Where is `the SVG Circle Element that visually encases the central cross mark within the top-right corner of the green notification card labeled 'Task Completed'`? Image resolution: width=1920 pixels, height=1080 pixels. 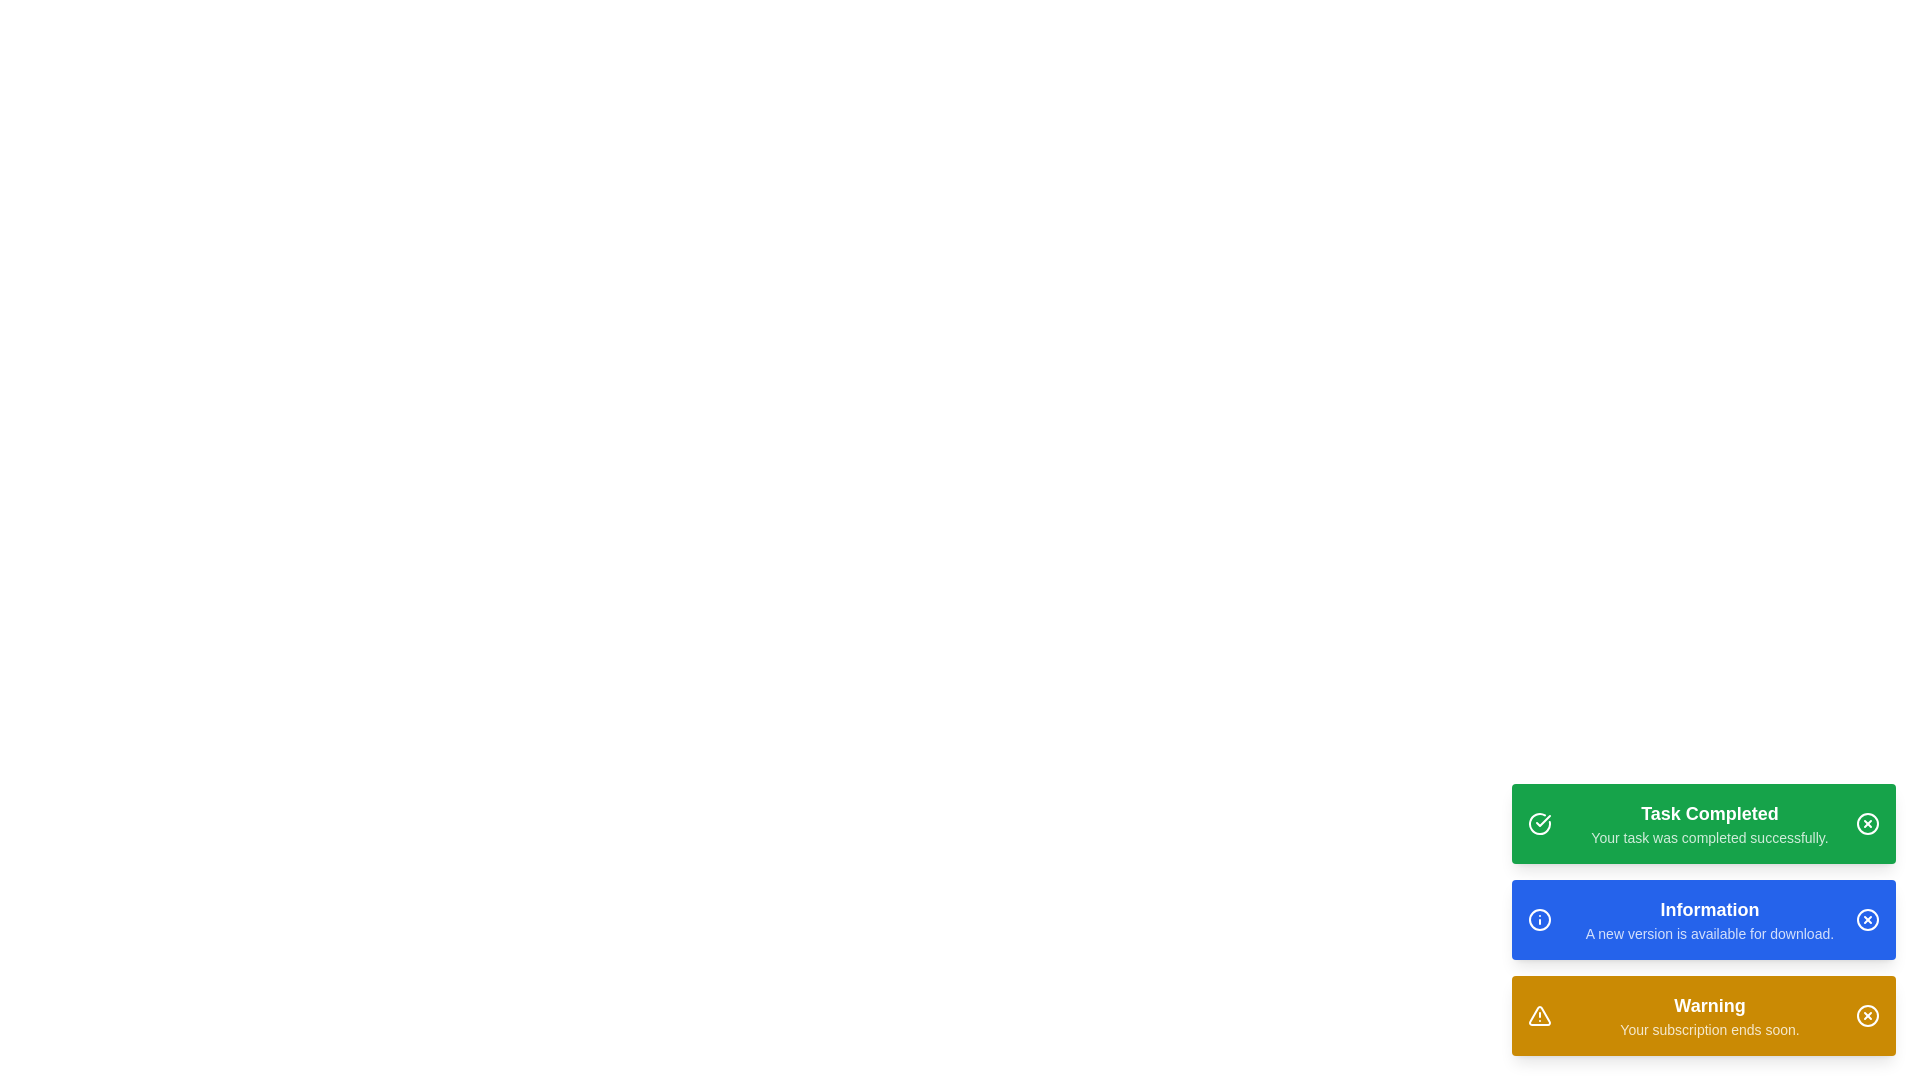
the SVG Circle Element that visually encases the central cross mark within the top-right corner of the green notification card labeled 'Task Completed' is located at coordinates (1866, 824).